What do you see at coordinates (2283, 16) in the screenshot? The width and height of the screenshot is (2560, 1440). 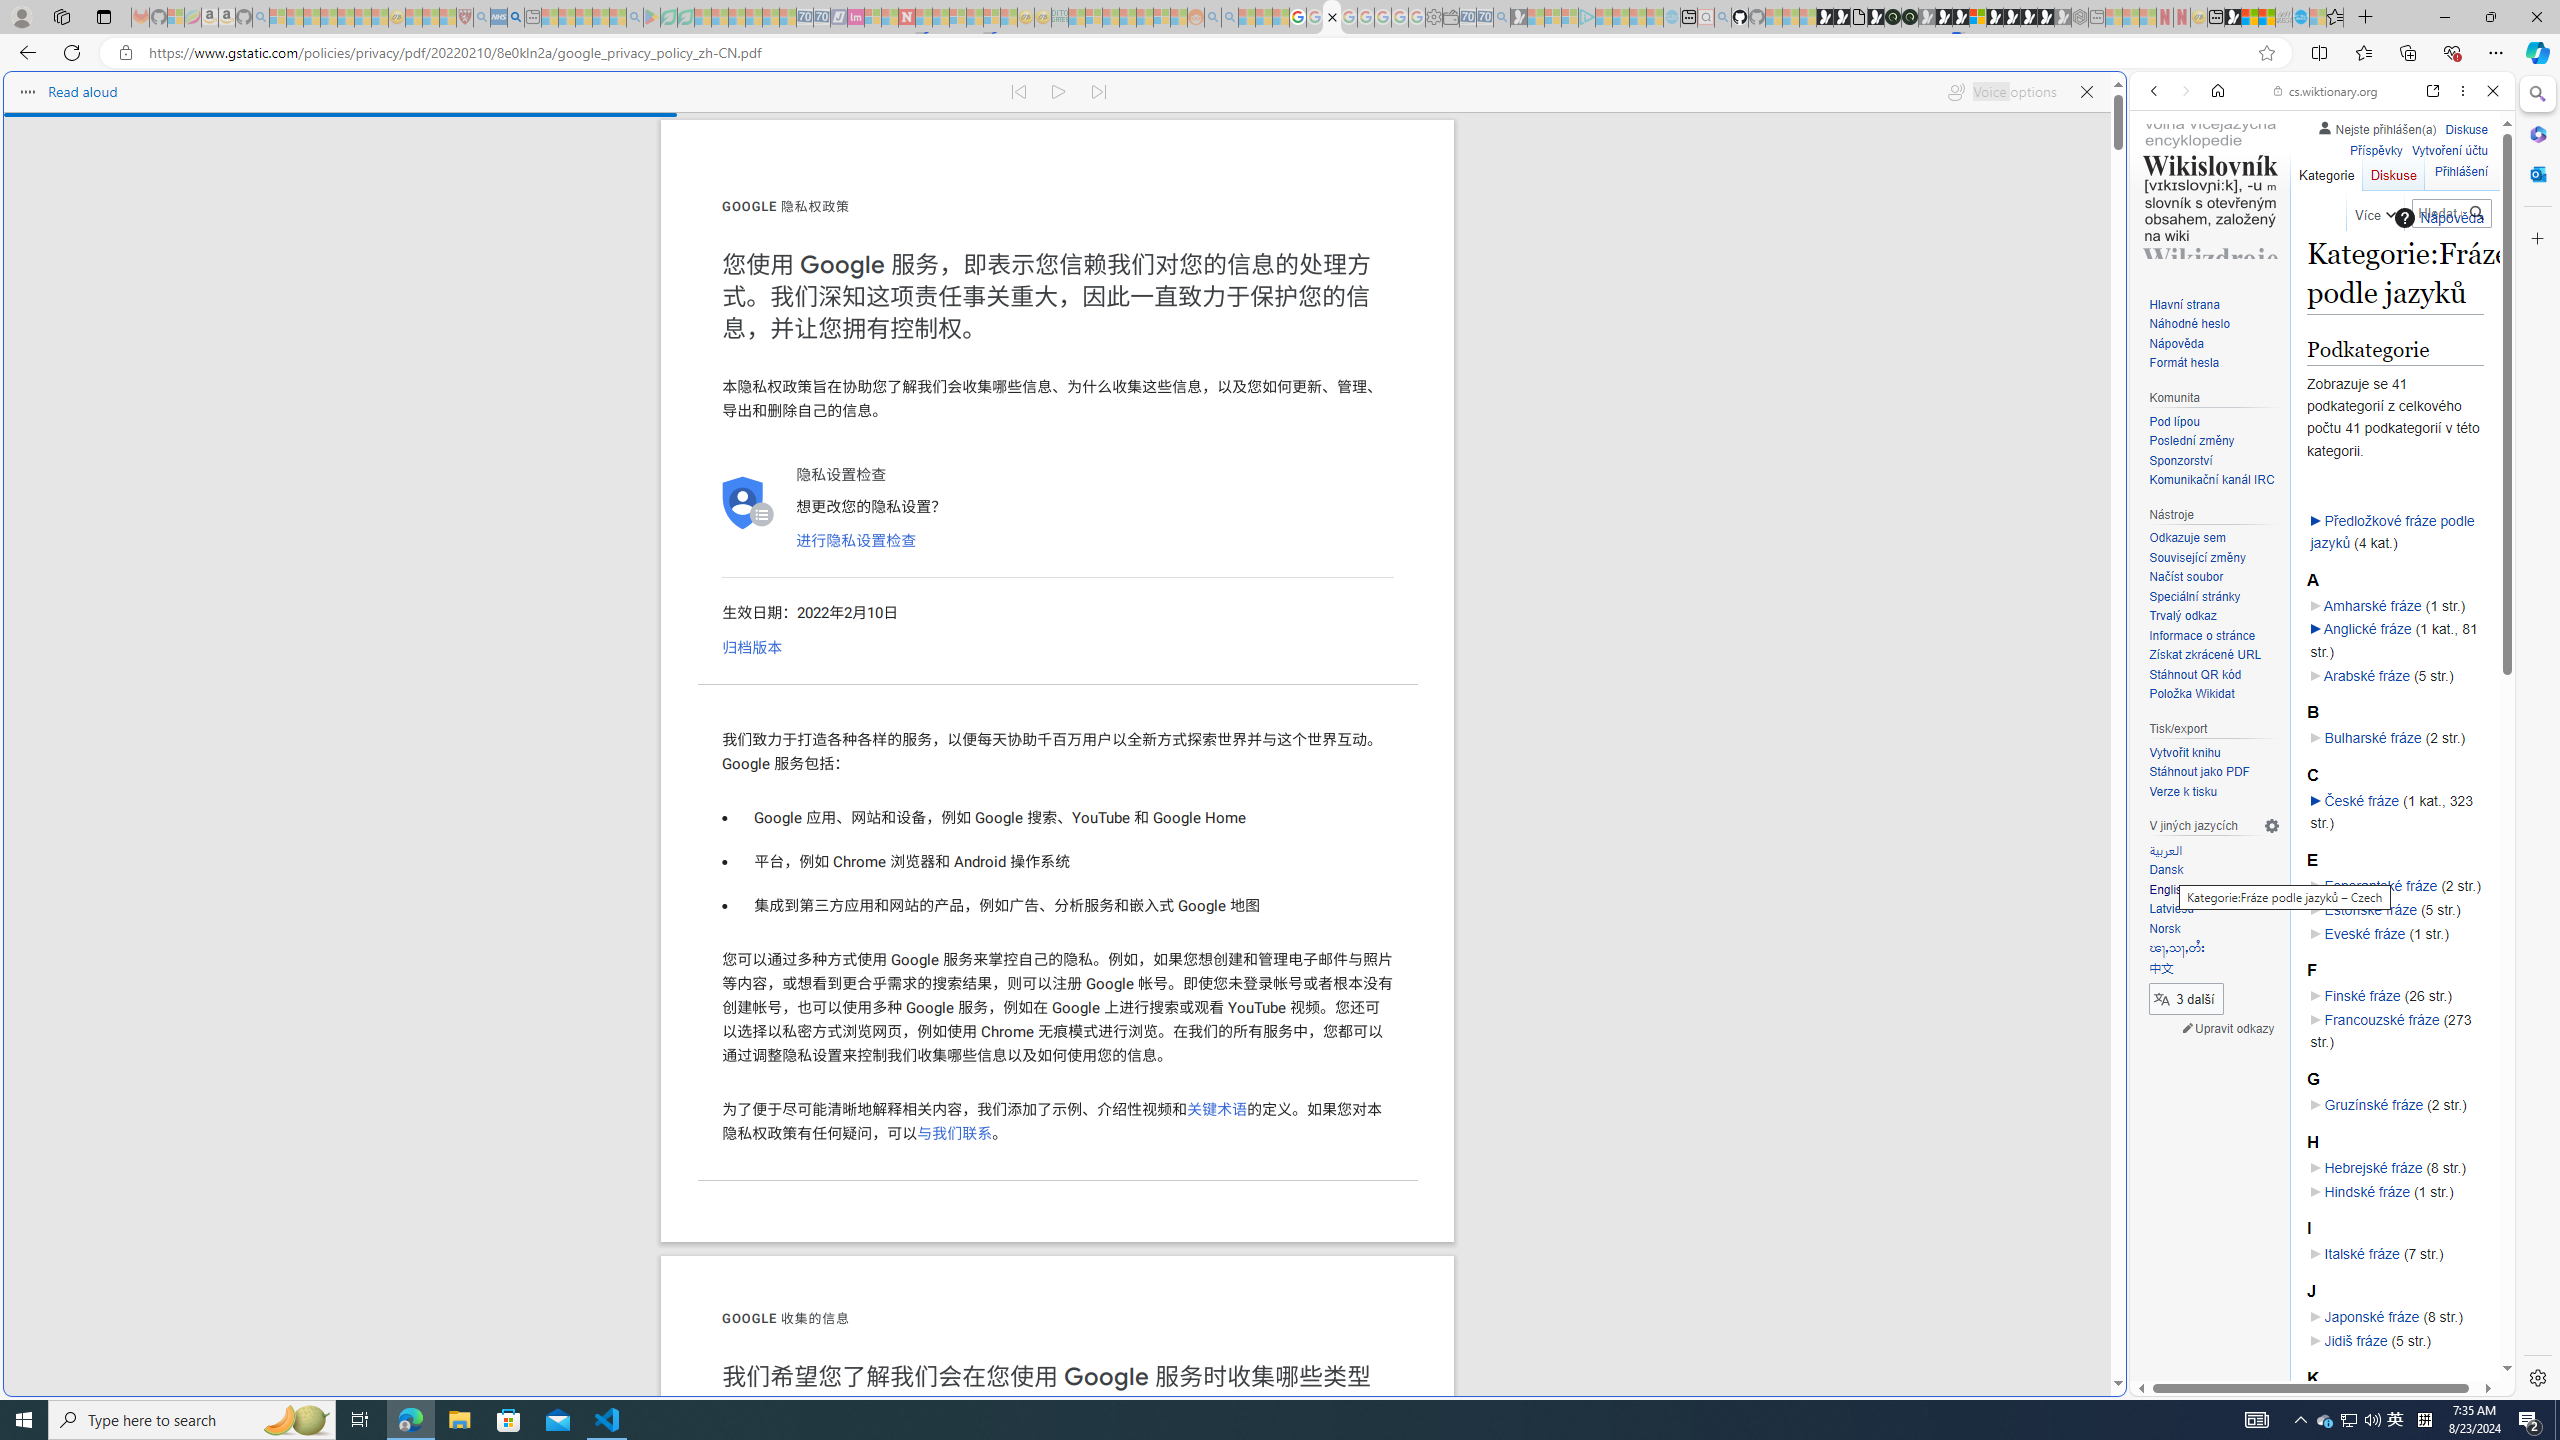 I see `'Navy Quest'` at bounding box center [2283, 16].